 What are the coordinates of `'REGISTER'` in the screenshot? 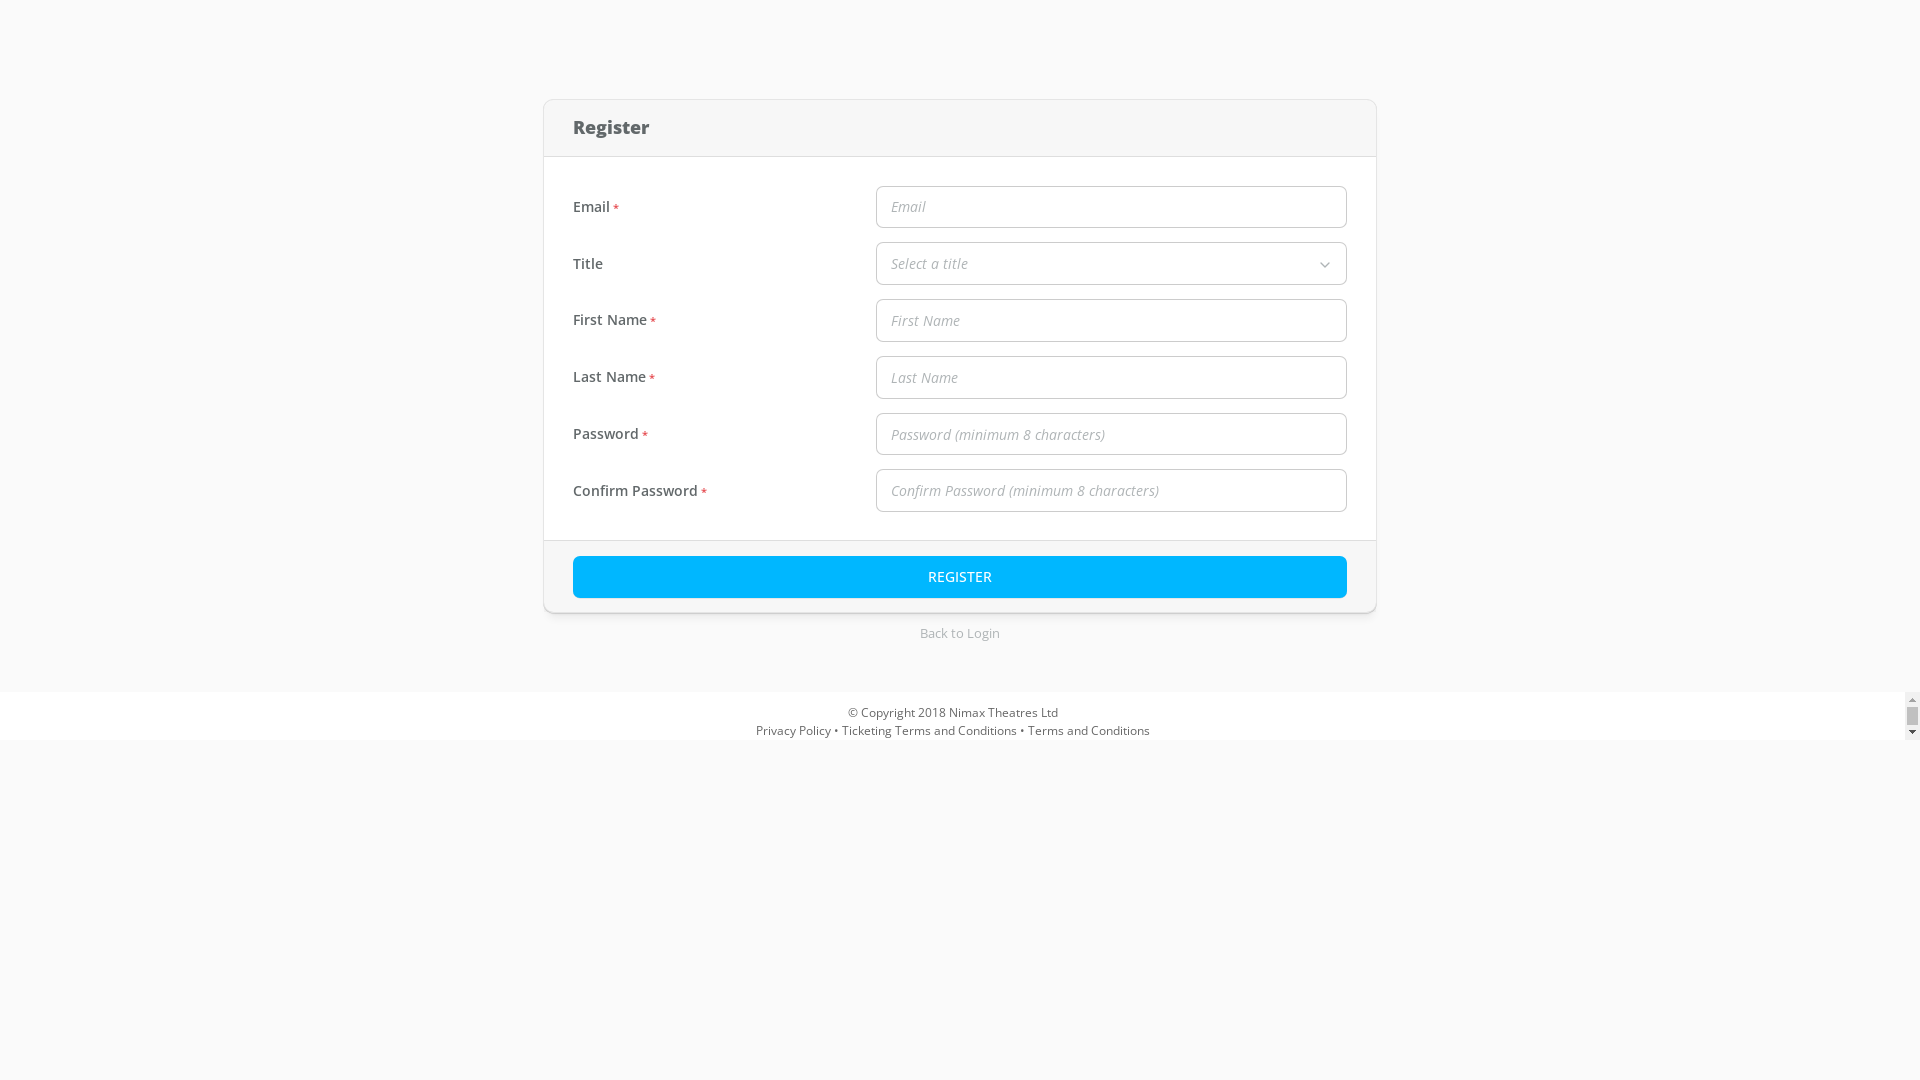 It's located at (960, 577).